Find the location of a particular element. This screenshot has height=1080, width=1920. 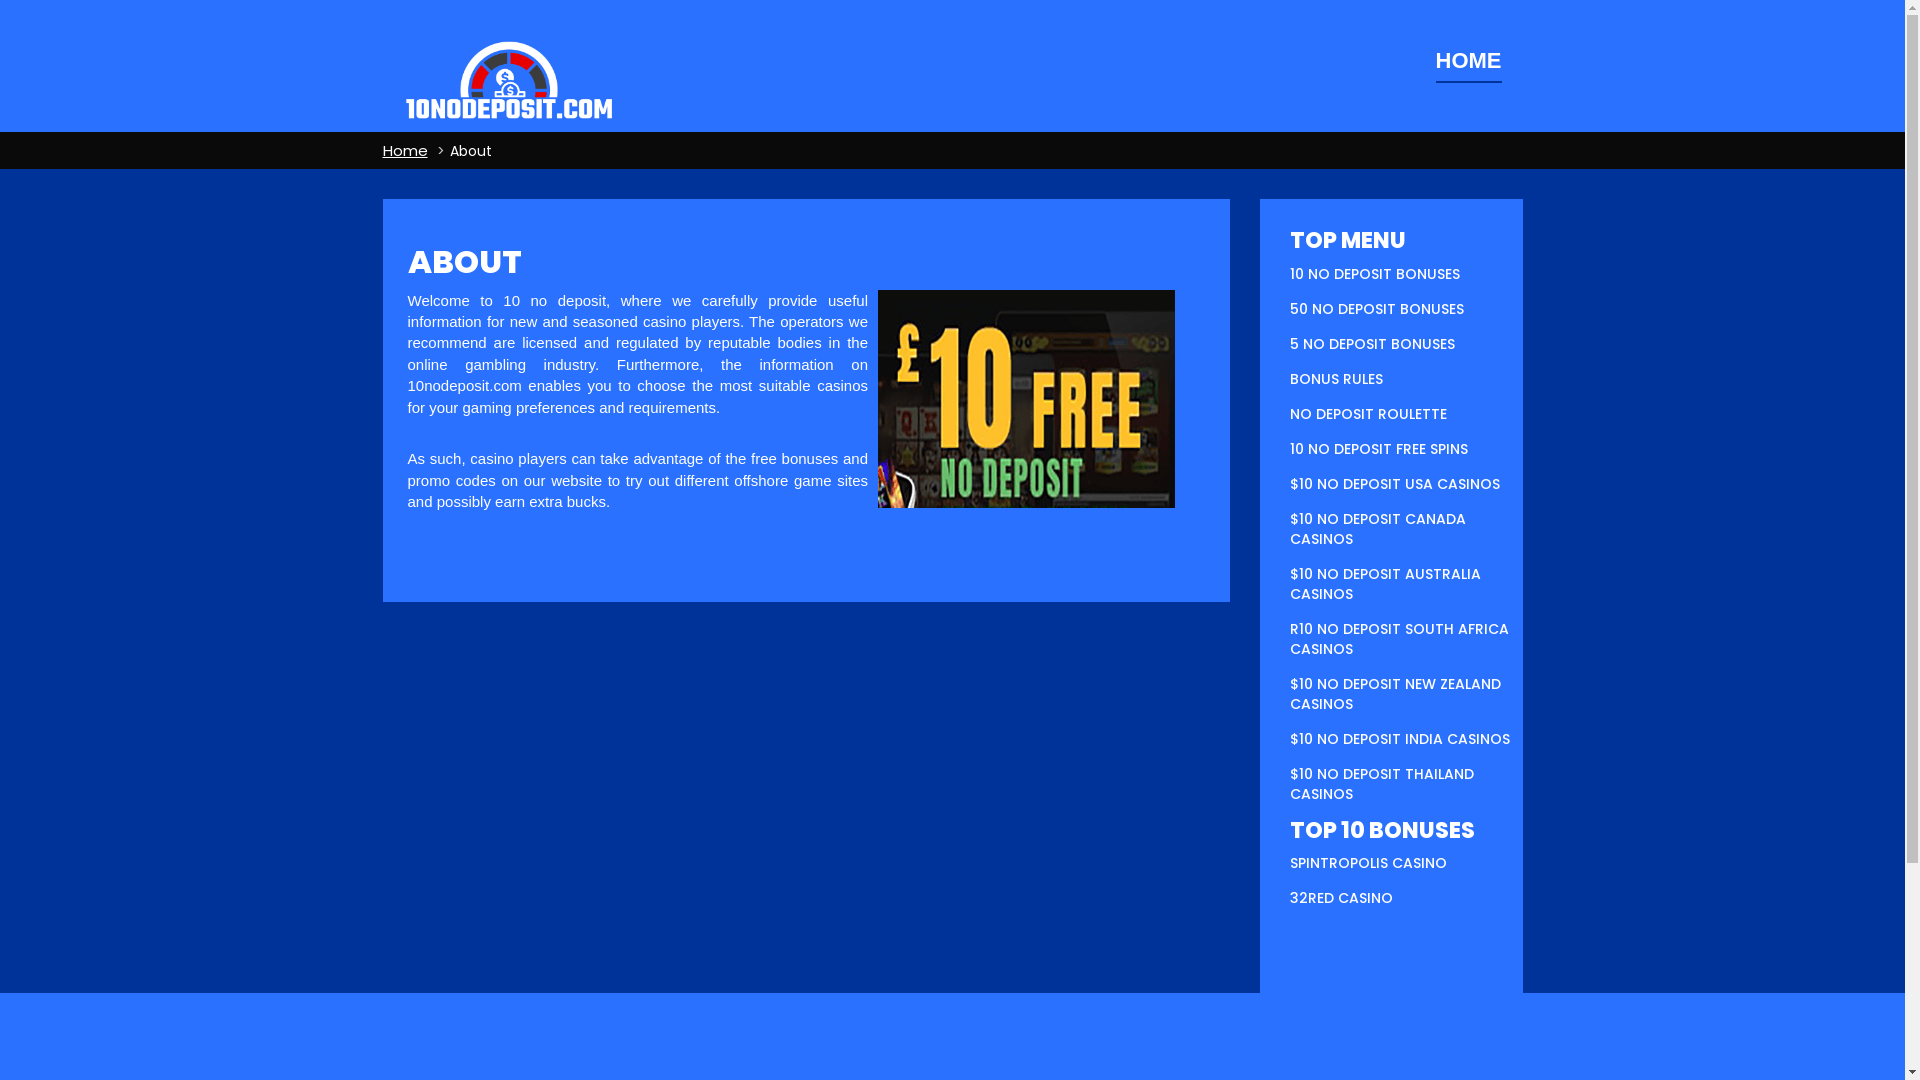

'$10 NO DEPOSIT THAILAND CASINOS' is located at coordinates (1381, 782).